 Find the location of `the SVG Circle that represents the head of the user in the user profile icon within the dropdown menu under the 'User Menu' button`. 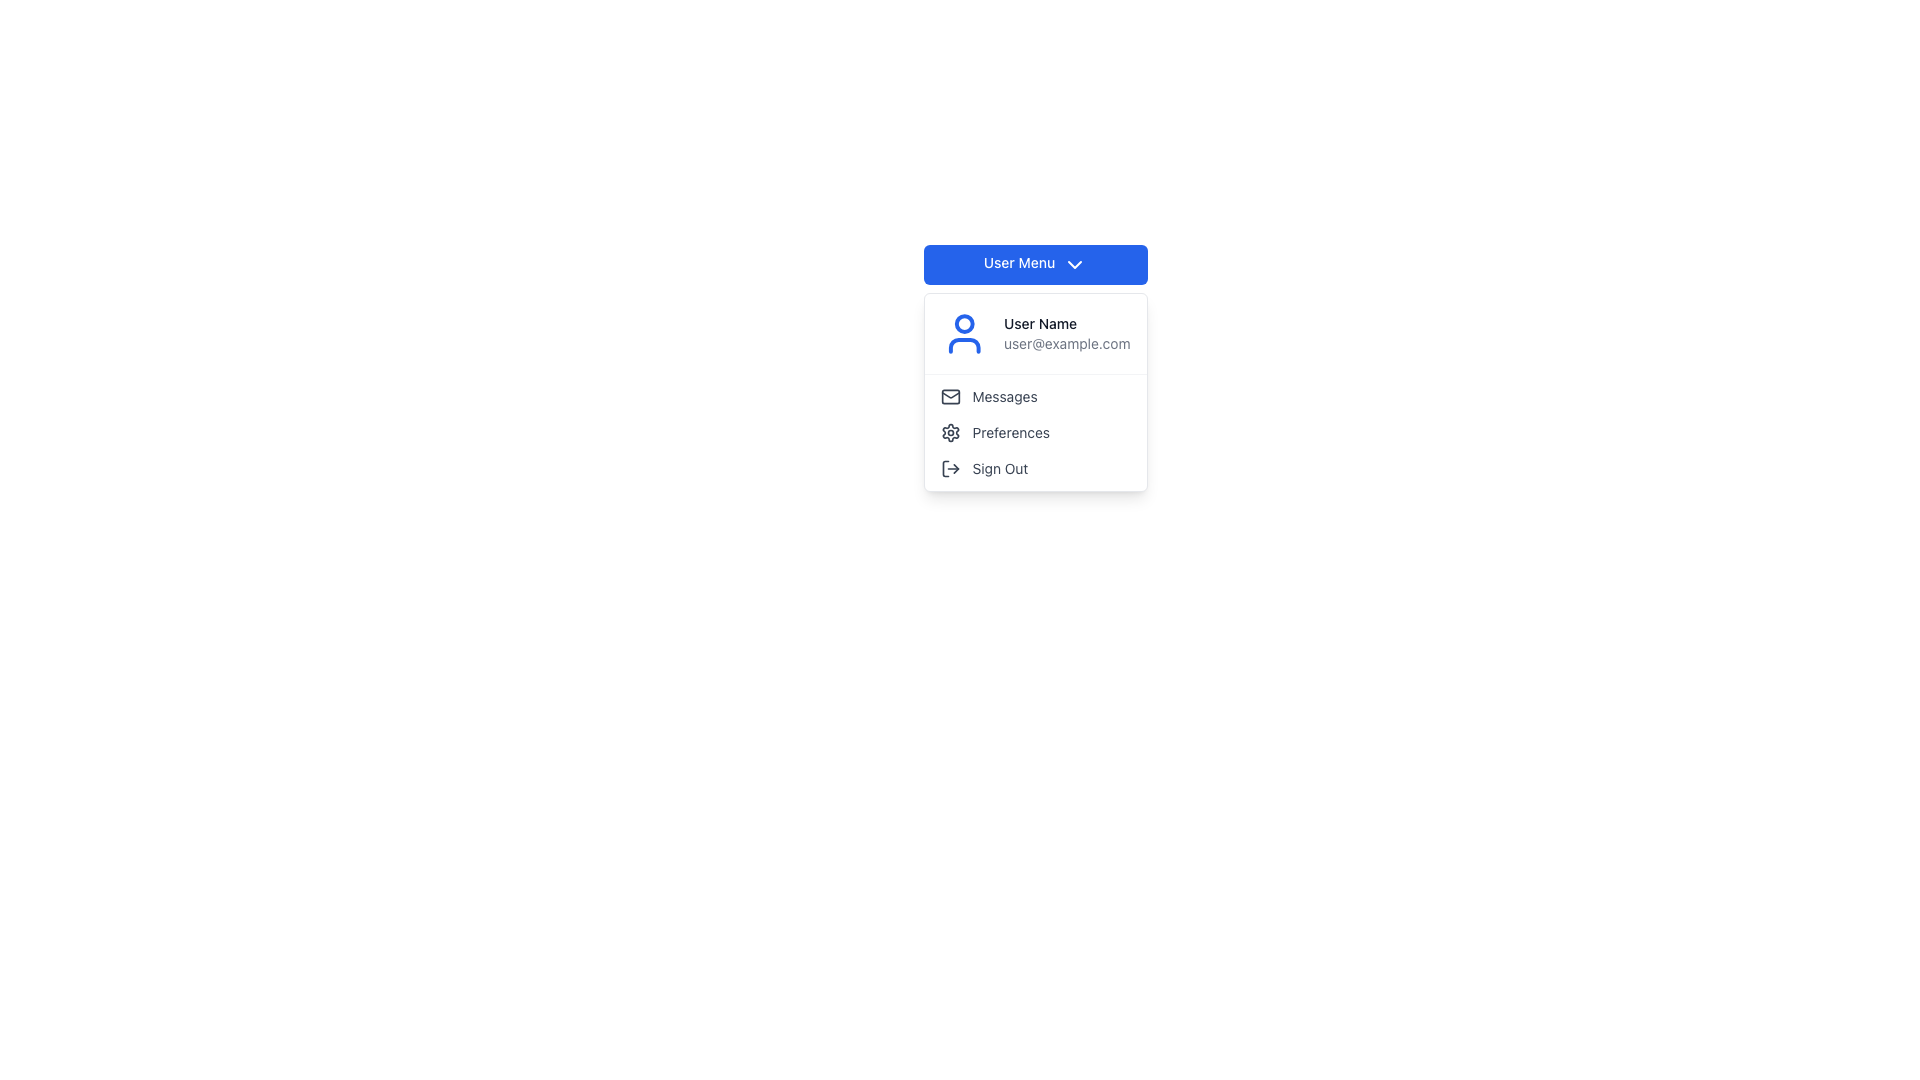

the SVG Circle that represents the head of the user in the user profile icon within the dropdown menu under the 'User Menu' button is located at coordinates (964, 323).